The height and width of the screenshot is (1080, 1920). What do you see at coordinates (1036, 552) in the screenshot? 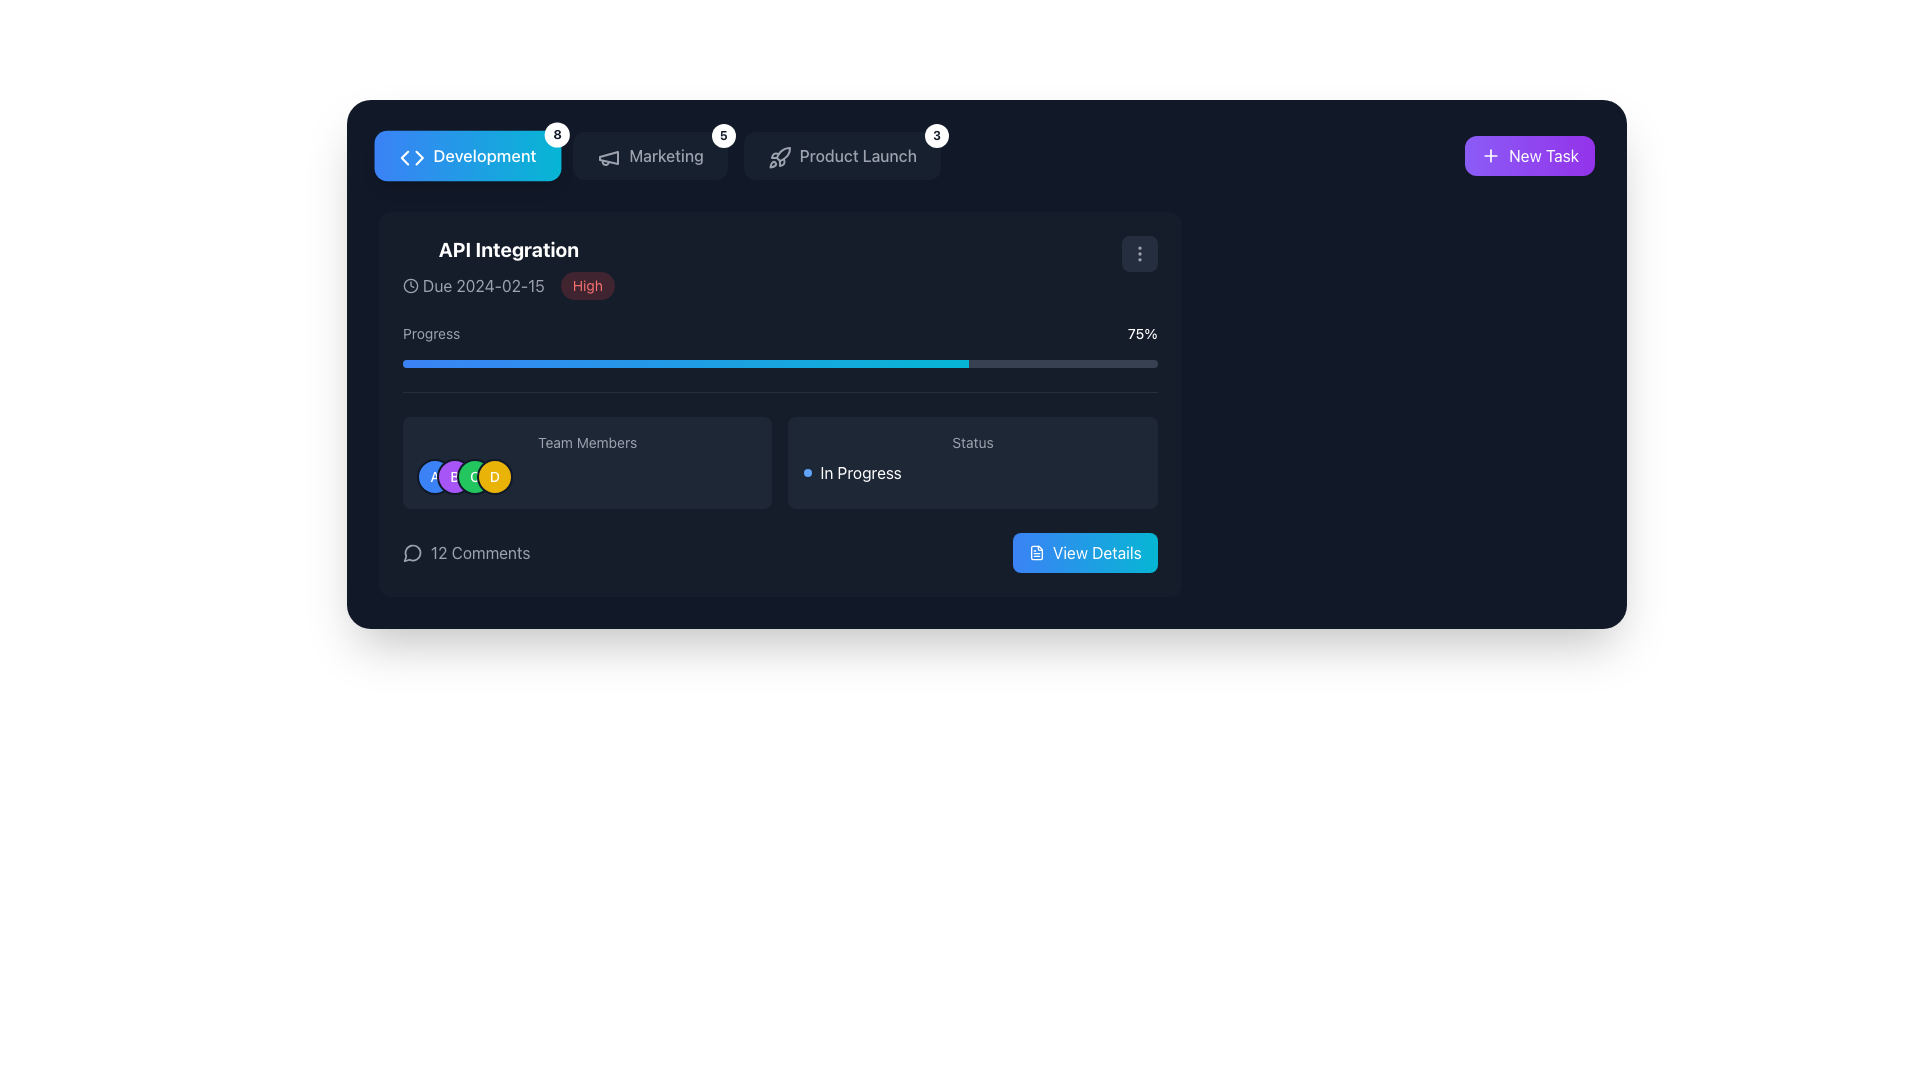
I see `the SVG icon representing the 'View Details' action, located at the leftmost part of the button in the bottom-right corner of the 'API Integration' section card` at bounding box center [1036, 552].